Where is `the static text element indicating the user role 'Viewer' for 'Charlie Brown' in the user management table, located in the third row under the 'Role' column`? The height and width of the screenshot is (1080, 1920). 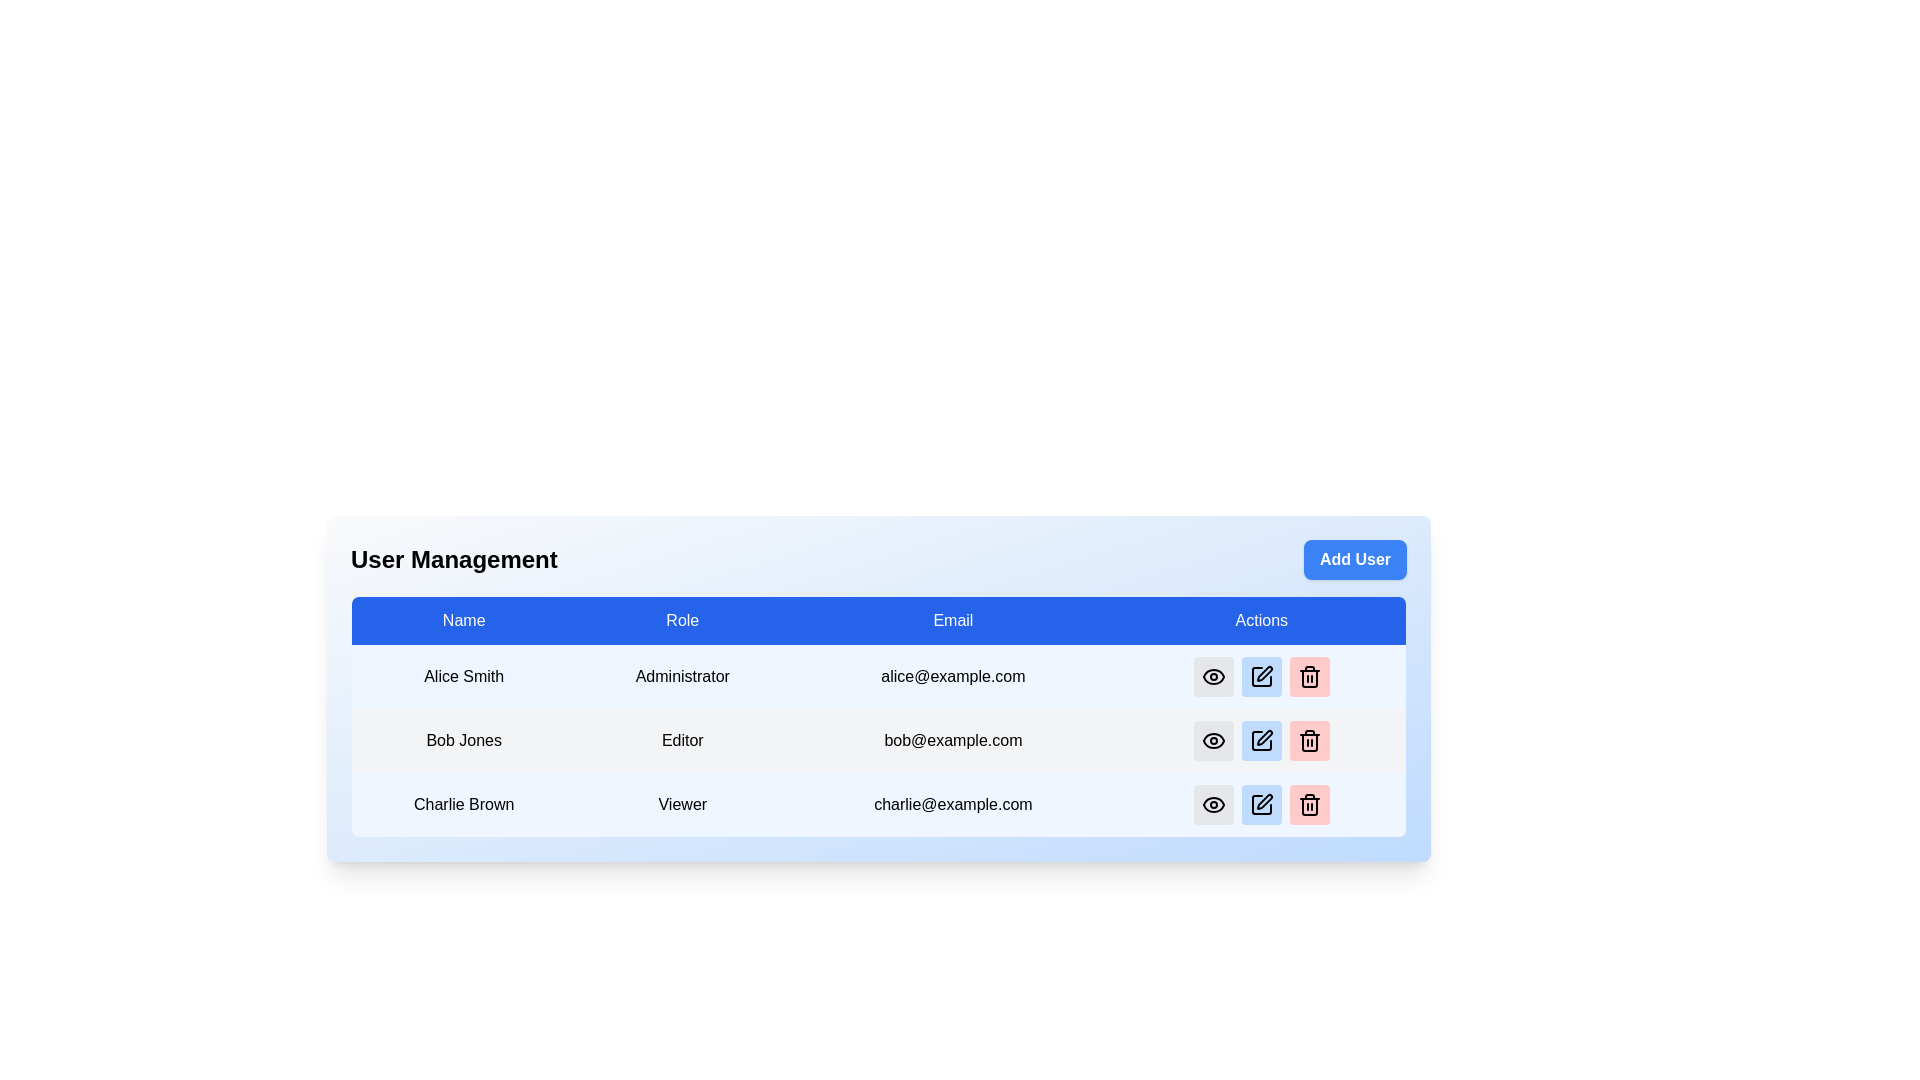
the static text element indicating the user role 'Viewer' for 'Charlie Brown' in the user management table, located in the third row under the 'Role' column is located at coordinates (682, 804).